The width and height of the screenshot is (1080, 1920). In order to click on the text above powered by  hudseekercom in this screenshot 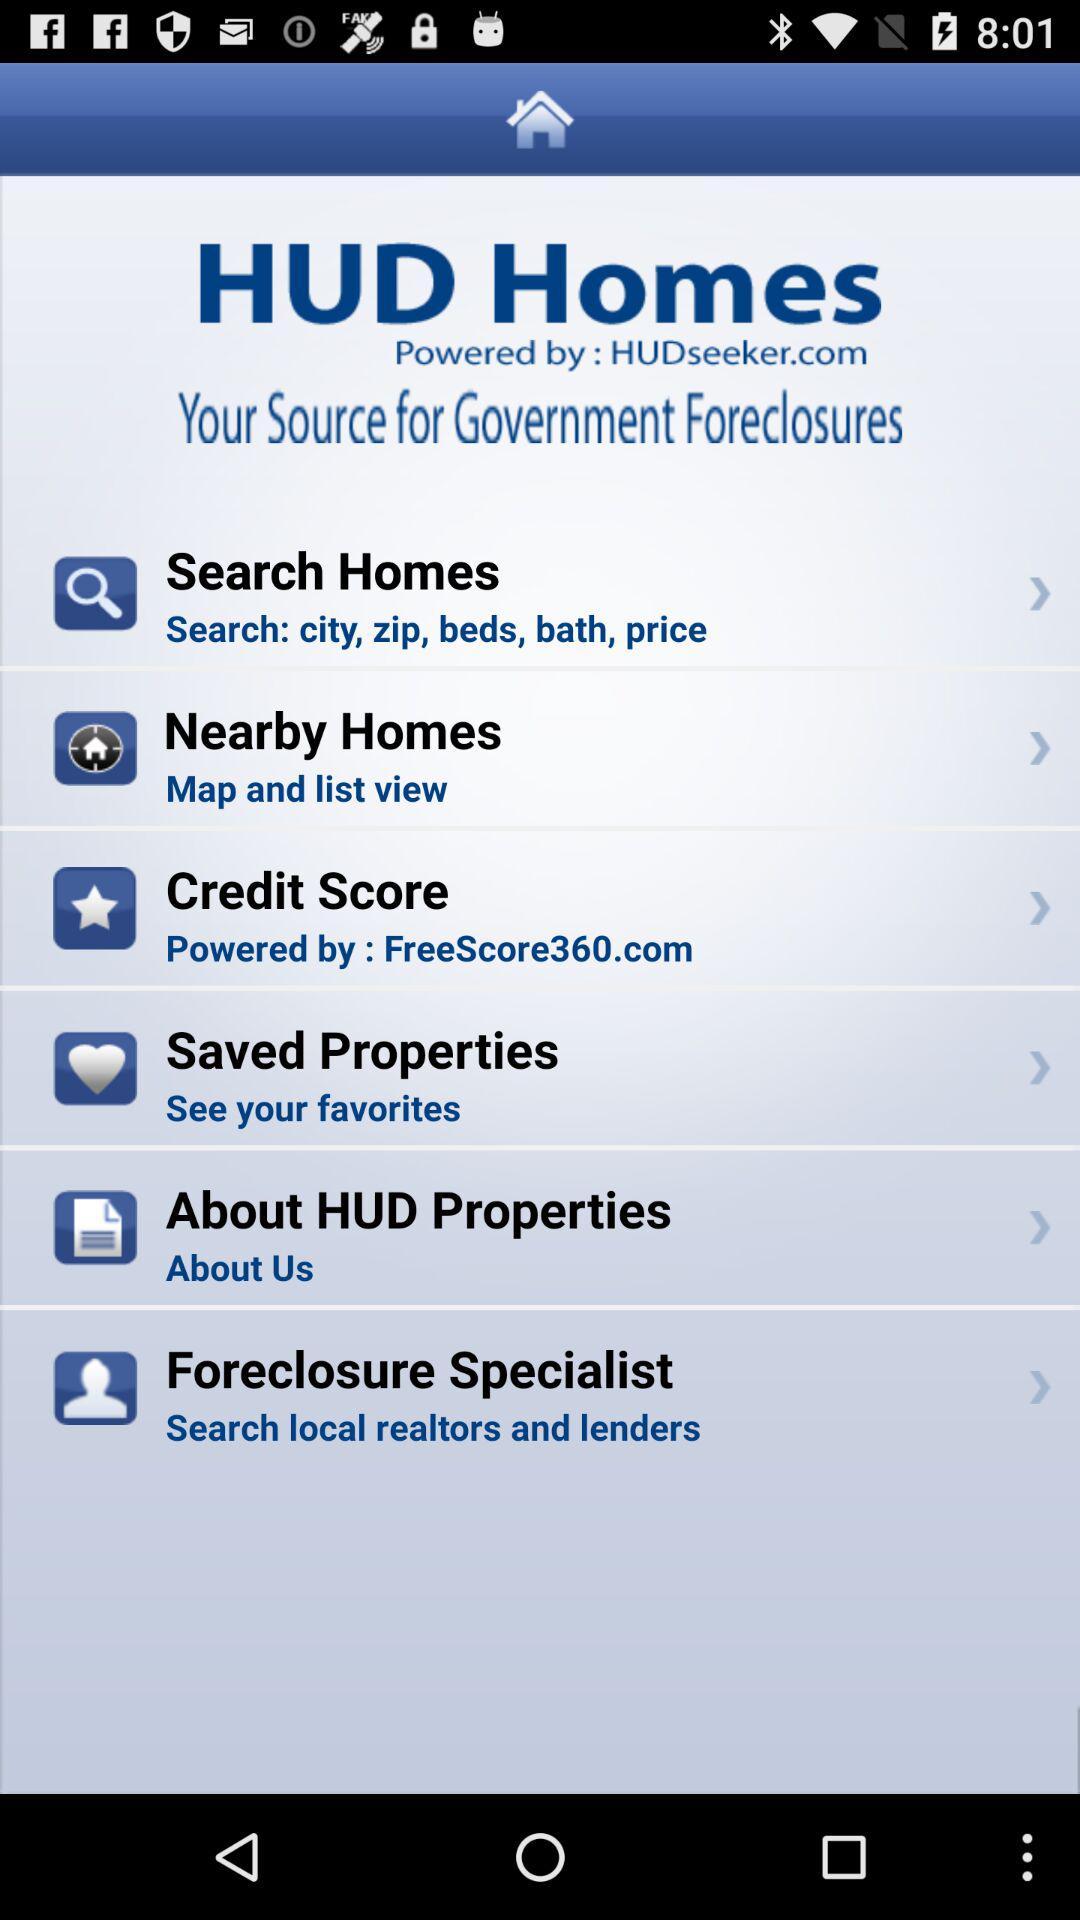, I will do `click(540, 282)`.